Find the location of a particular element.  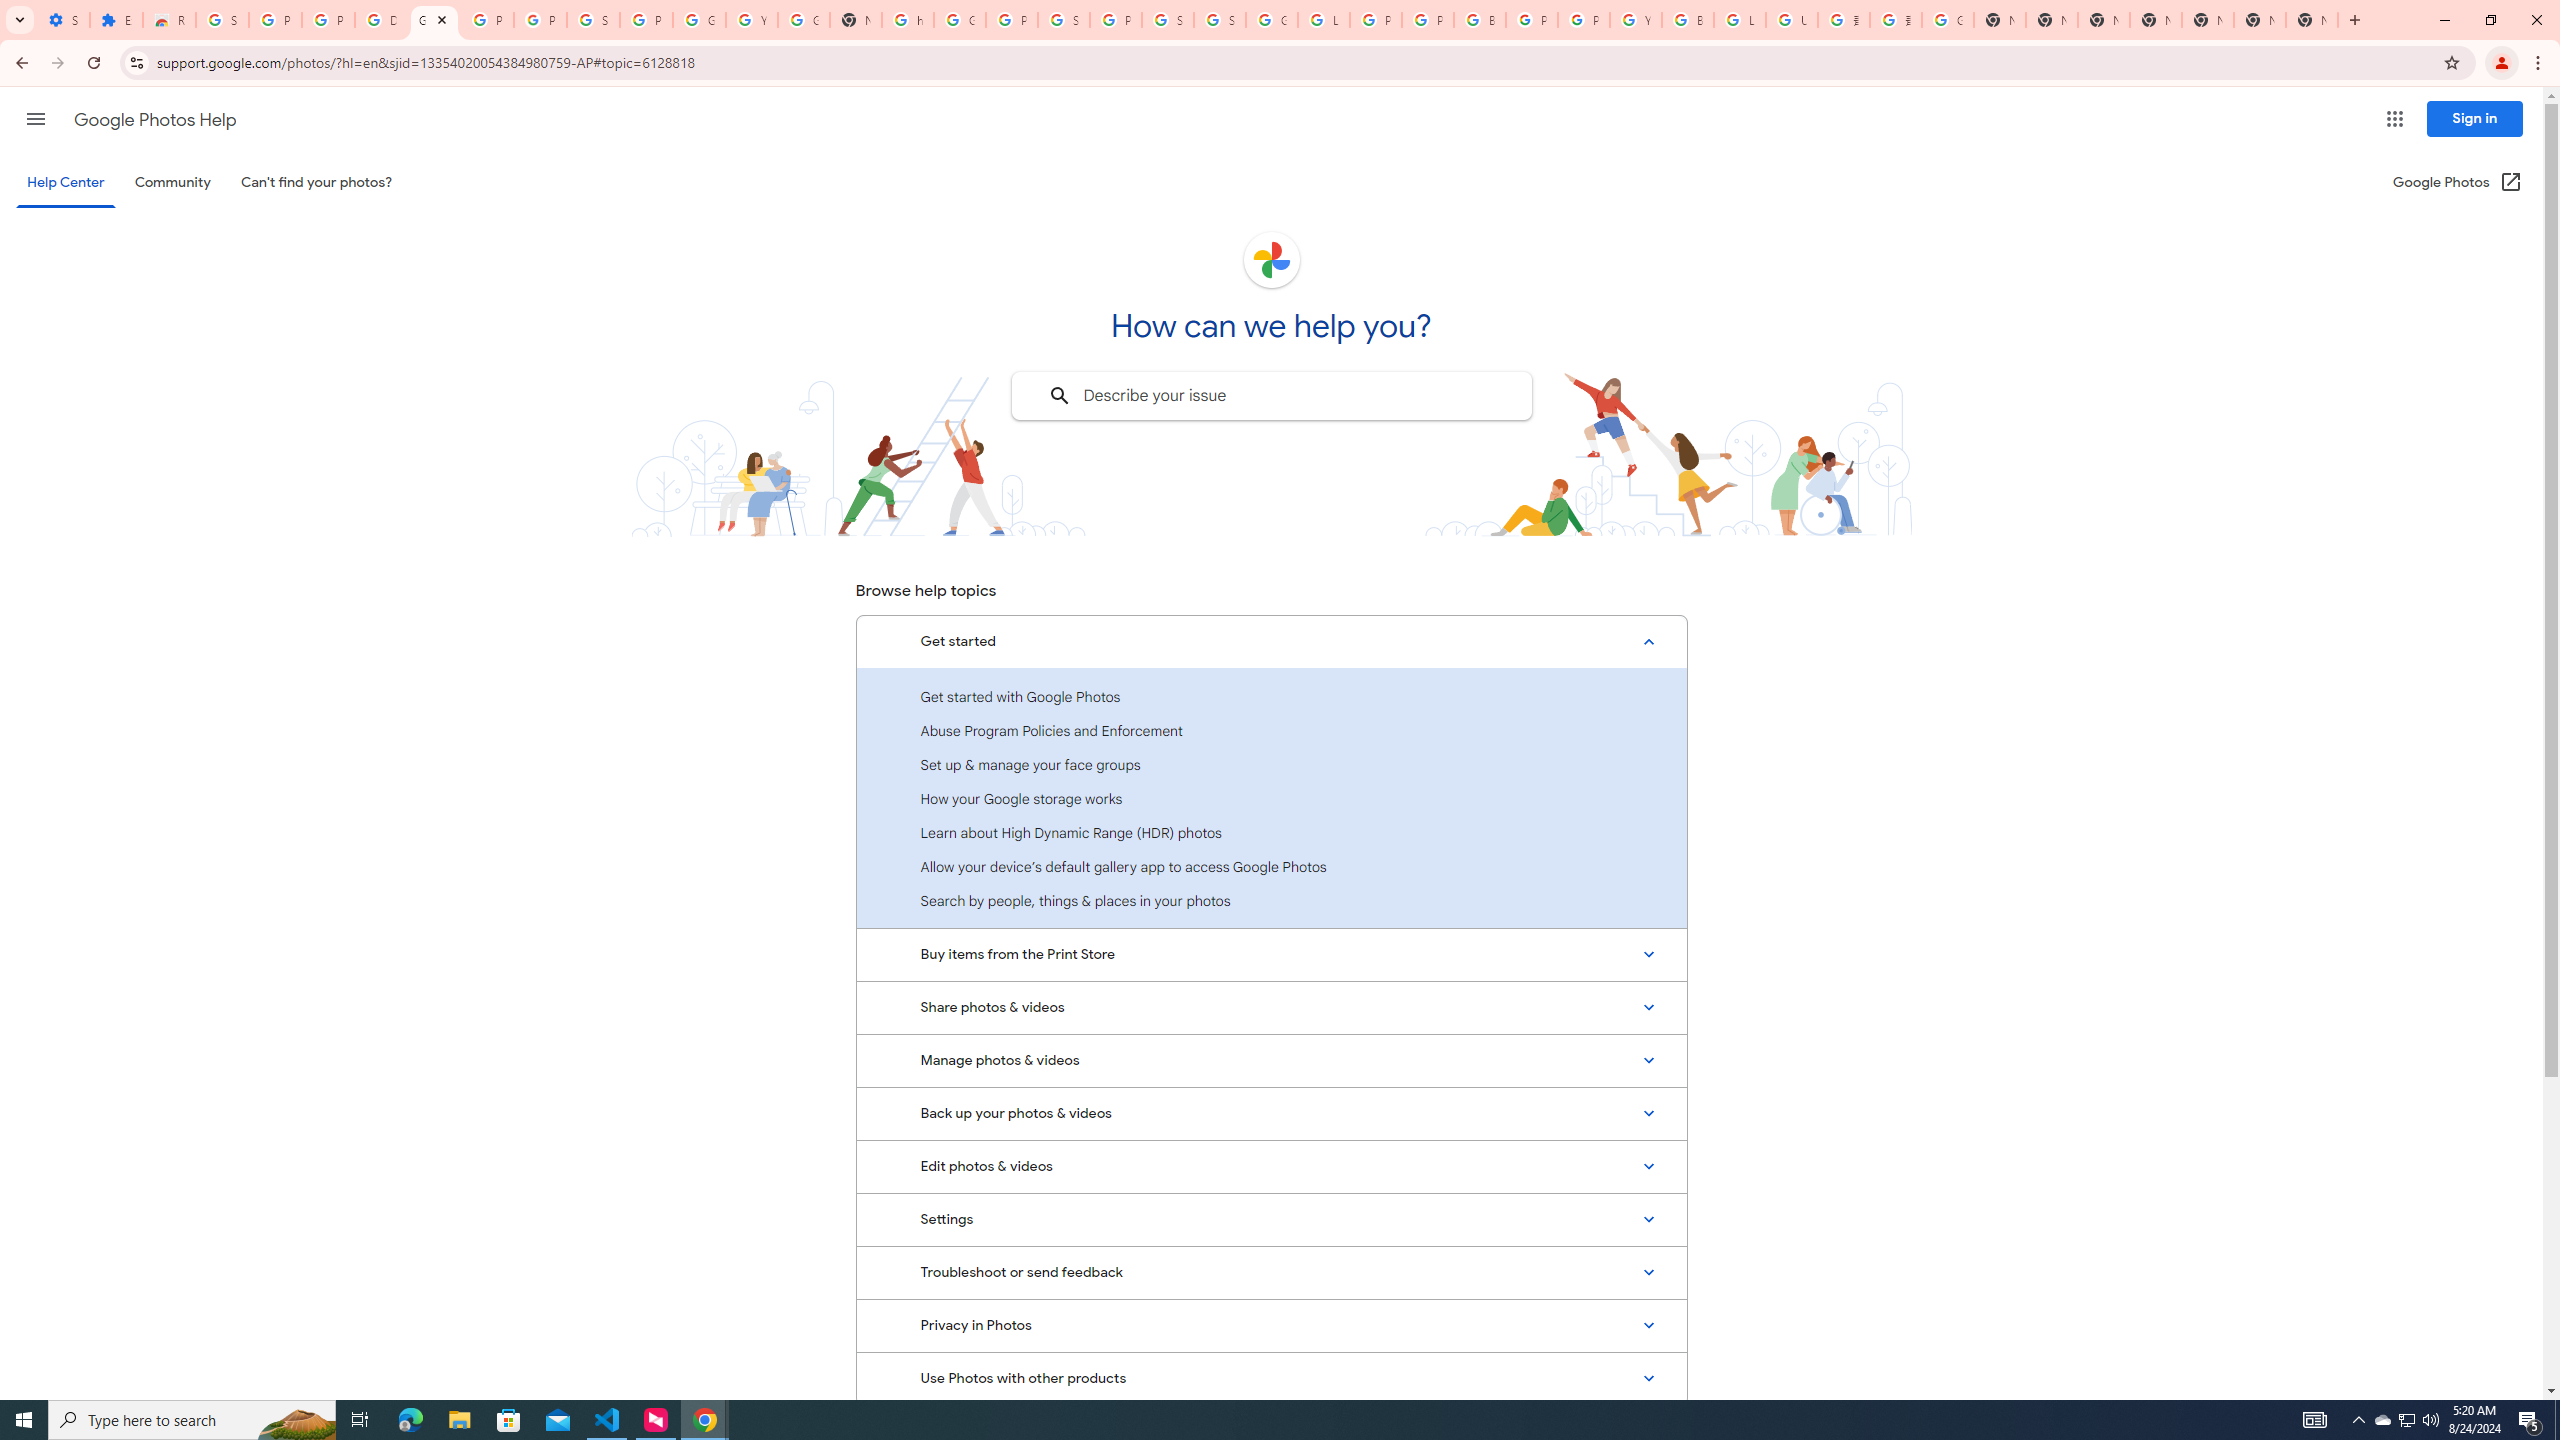

'Back up your photos & videos' is located at coordinates (1271, 1114).